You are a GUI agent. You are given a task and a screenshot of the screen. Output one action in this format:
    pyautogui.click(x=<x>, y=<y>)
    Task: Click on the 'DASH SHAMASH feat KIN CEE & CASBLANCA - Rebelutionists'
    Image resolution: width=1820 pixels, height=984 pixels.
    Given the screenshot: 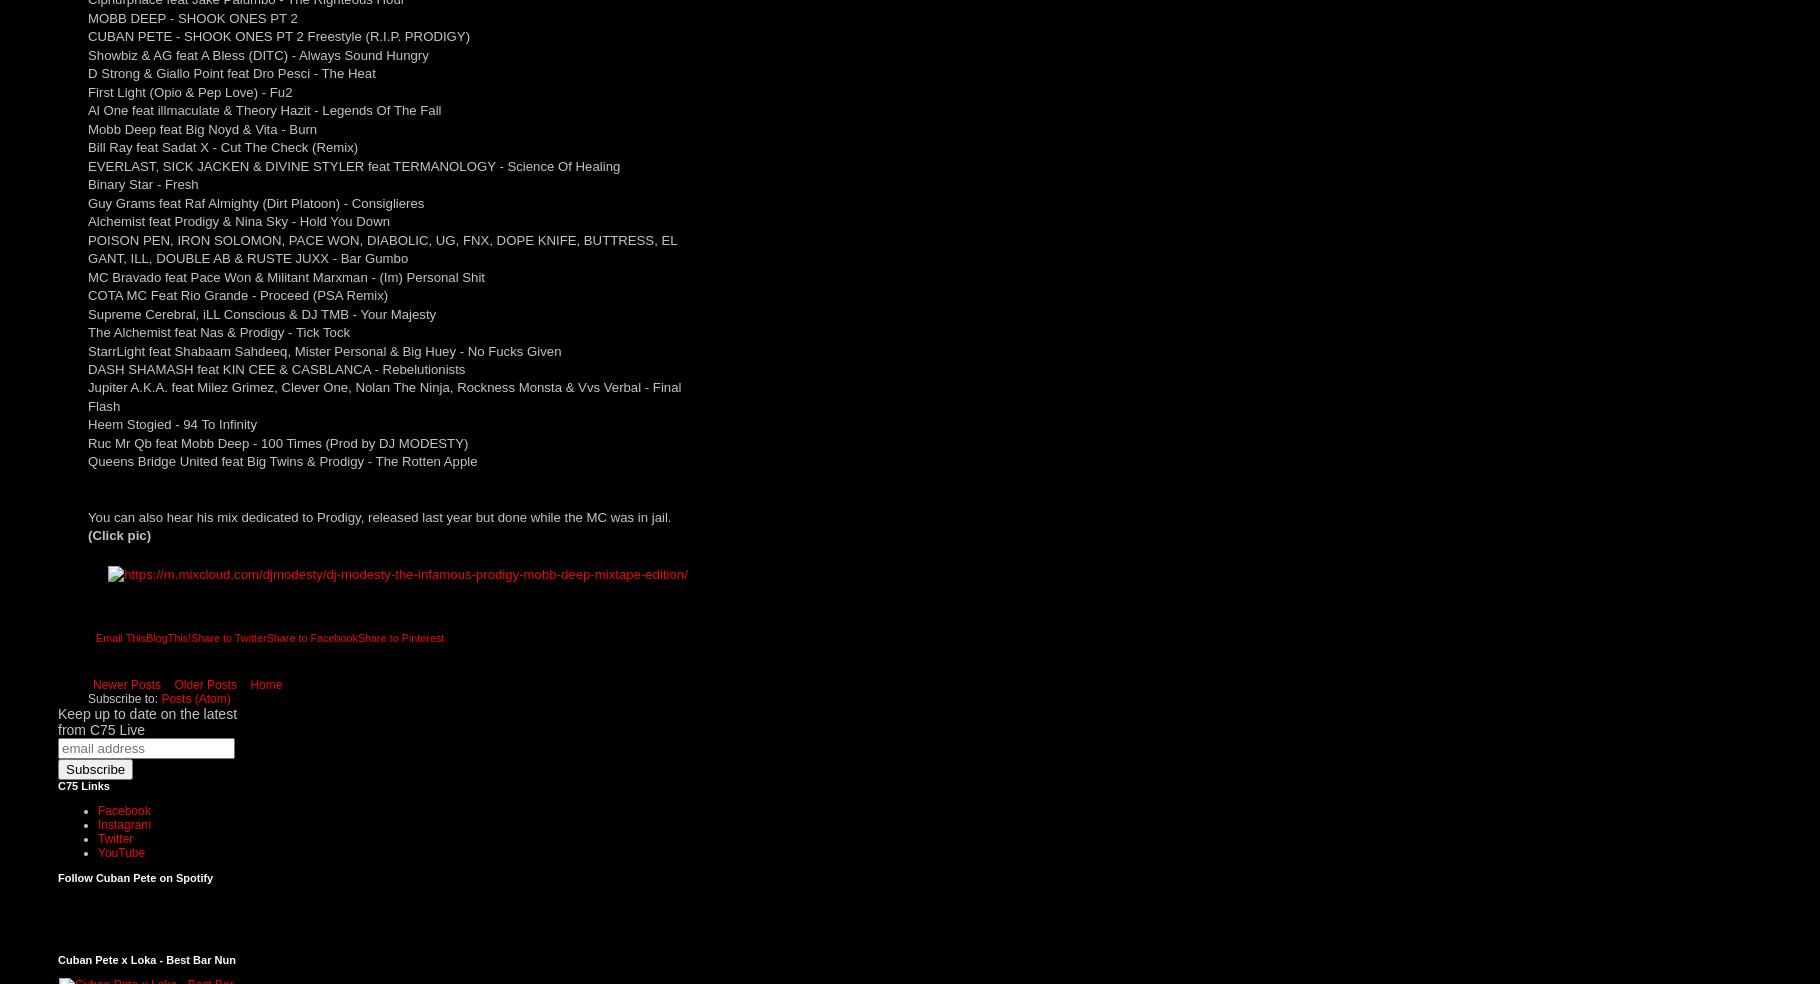 What is the action you would take?
    pyautogui.click(x=276, y=368)
    